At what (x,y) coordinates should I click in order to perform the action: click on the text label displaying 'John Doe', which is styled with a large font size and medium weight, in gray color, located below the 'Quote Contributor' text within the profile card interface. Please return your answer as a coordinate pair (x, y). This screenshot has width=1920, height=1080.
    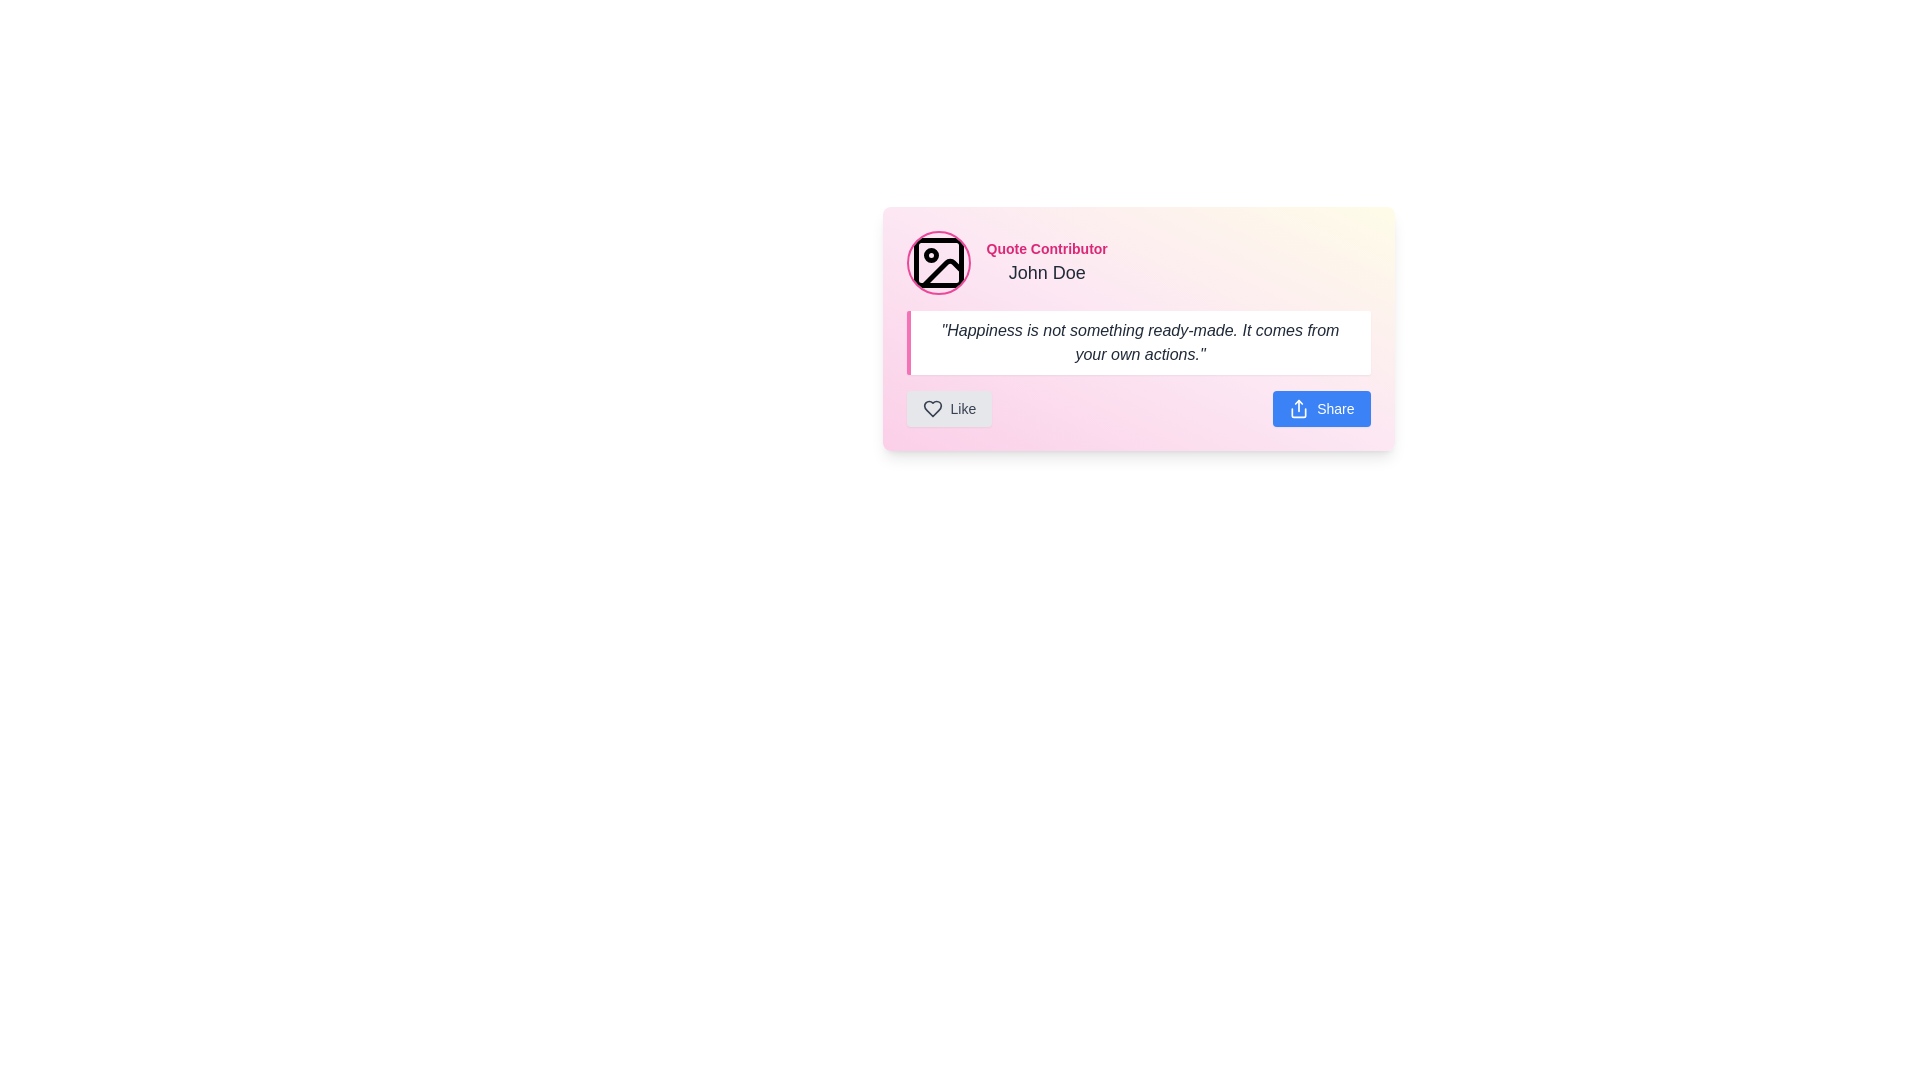
    Looking at the image, I should click on (1046, 273).